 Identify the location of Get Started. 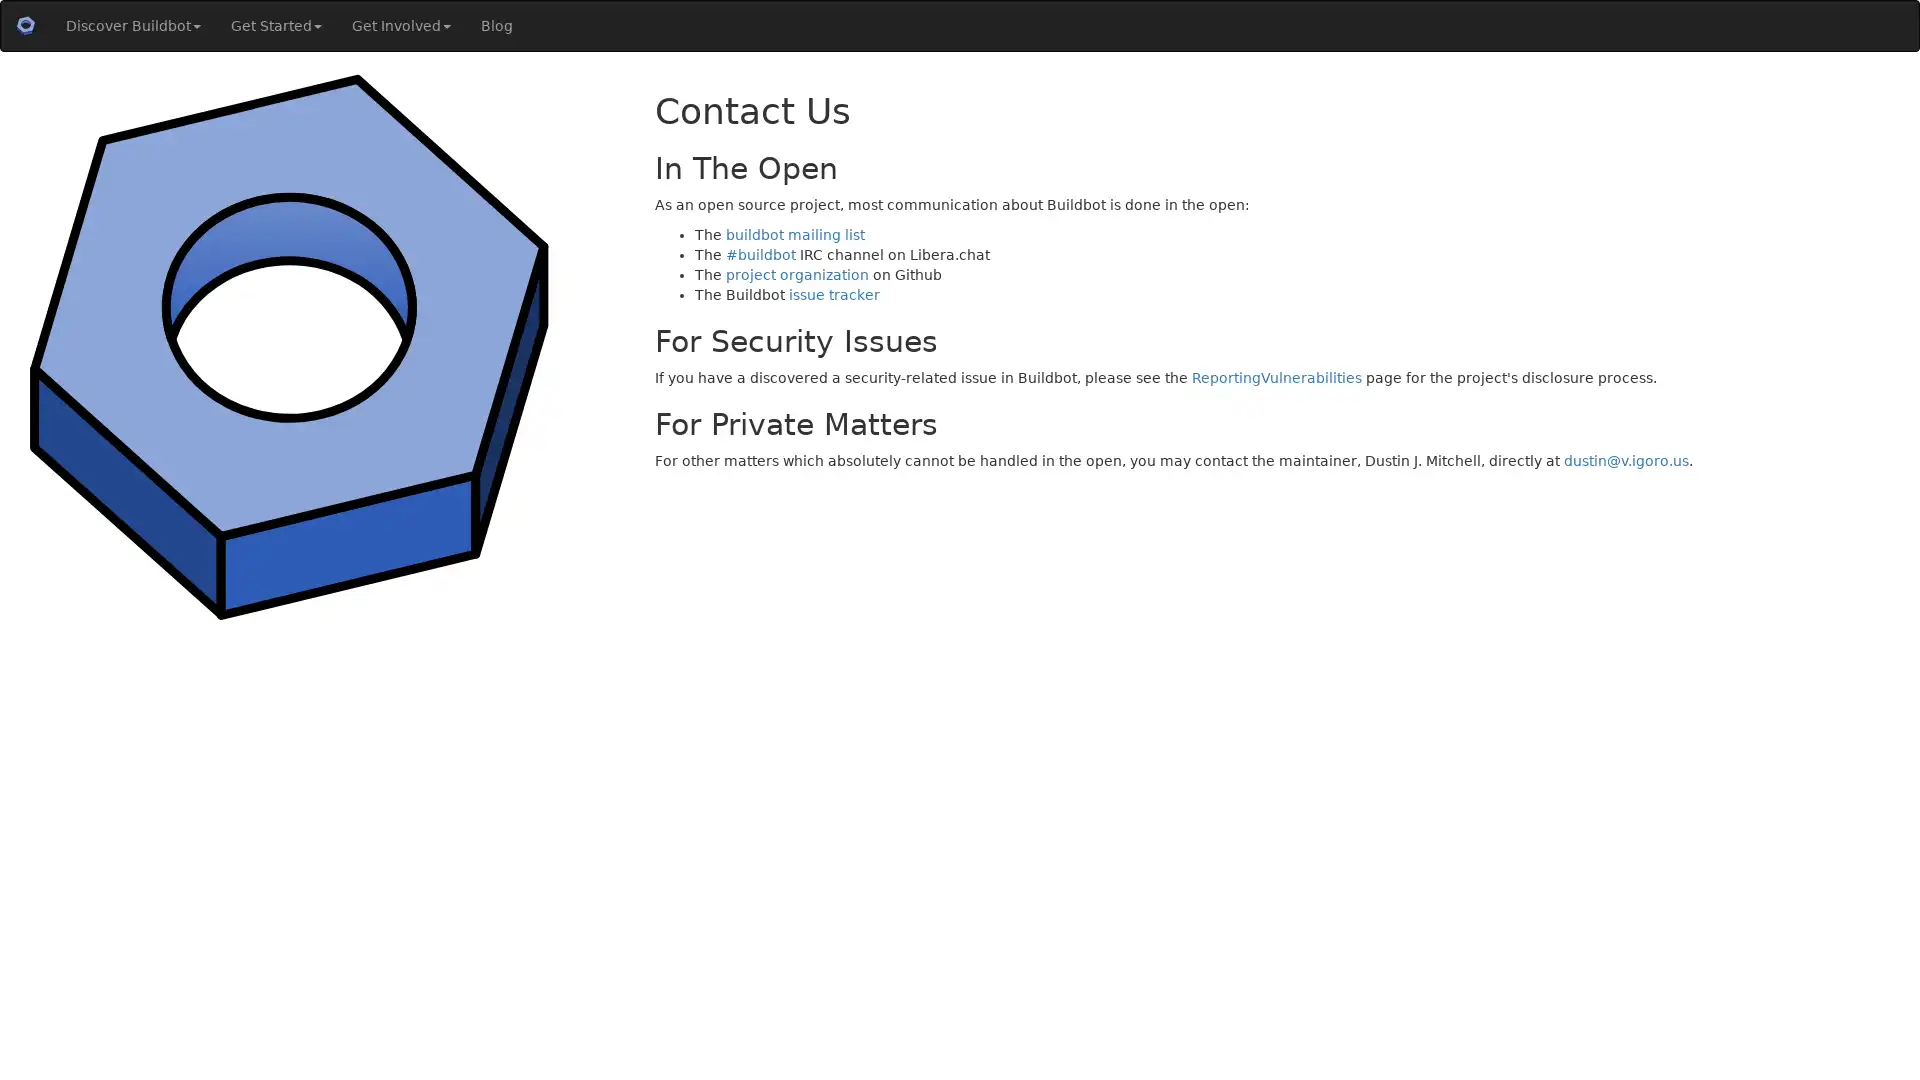
(275, 26).